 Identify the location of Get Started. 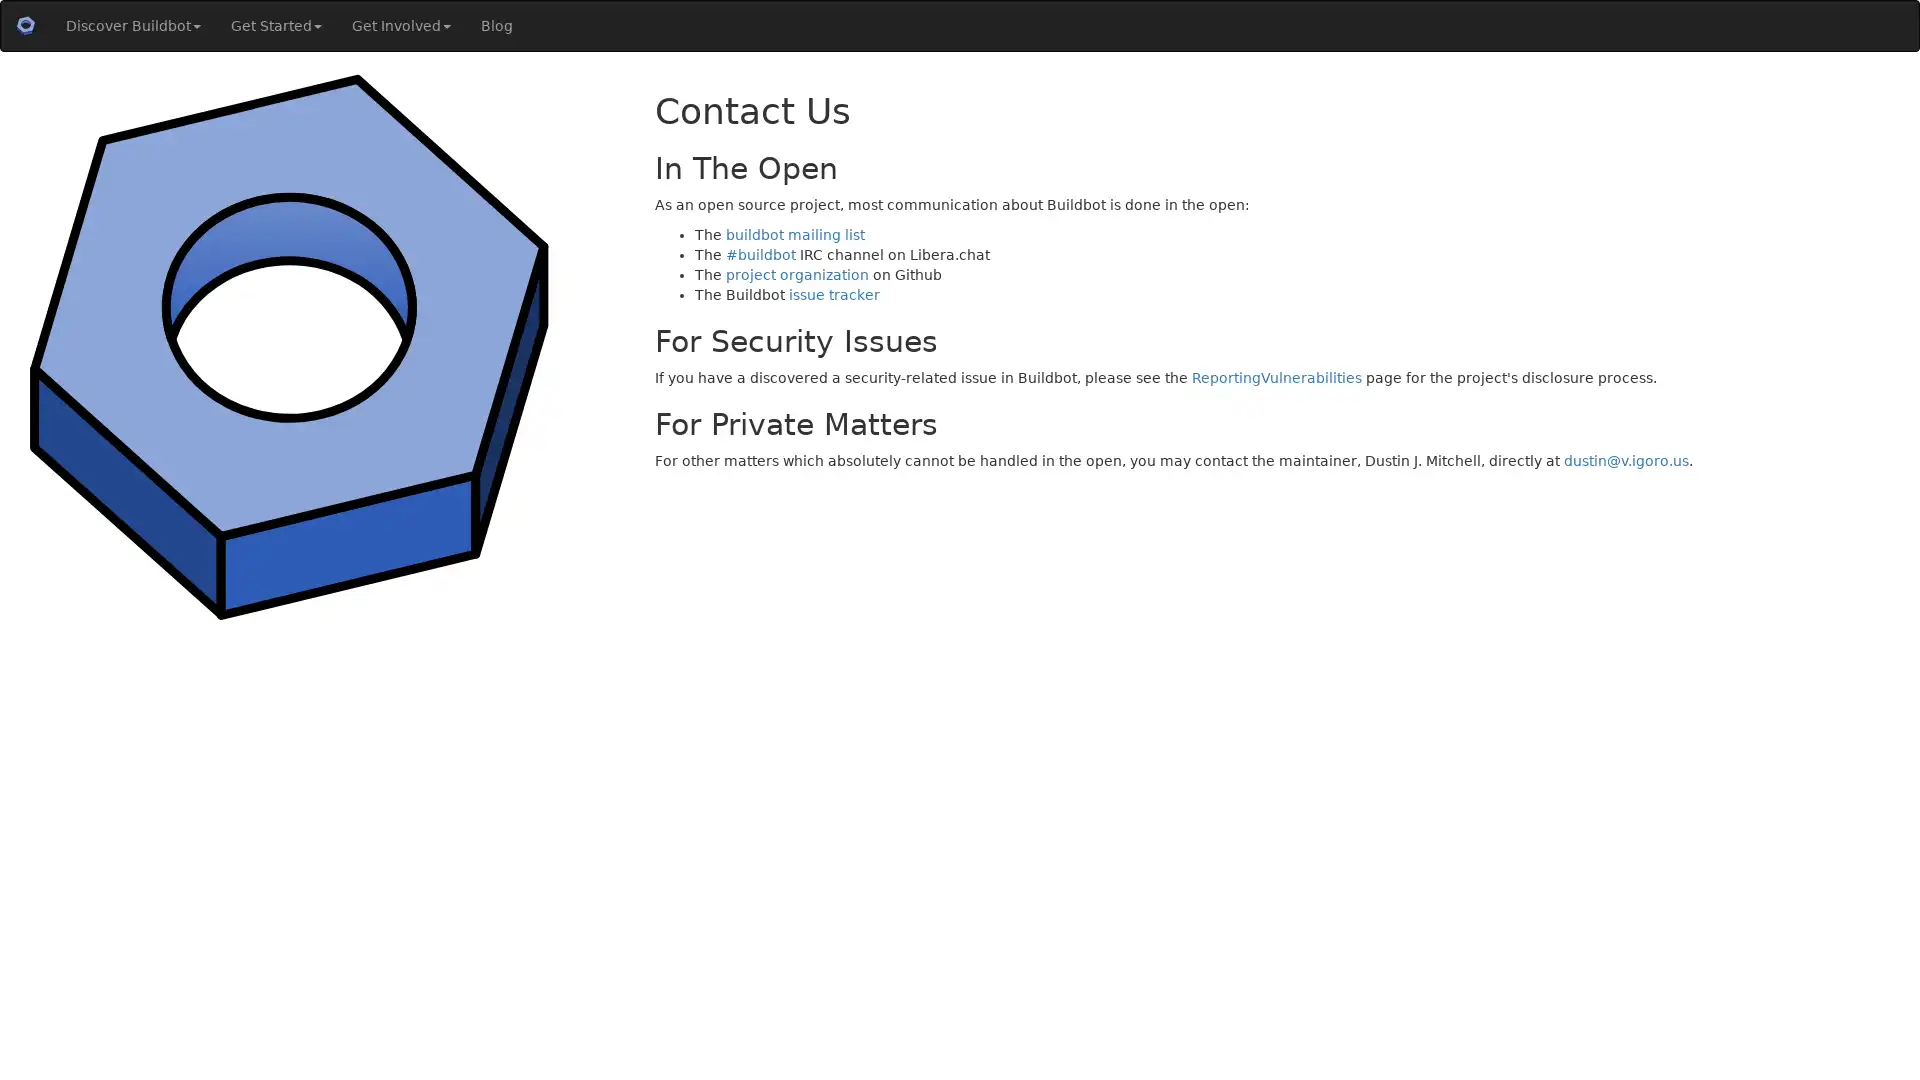
(275, 26).